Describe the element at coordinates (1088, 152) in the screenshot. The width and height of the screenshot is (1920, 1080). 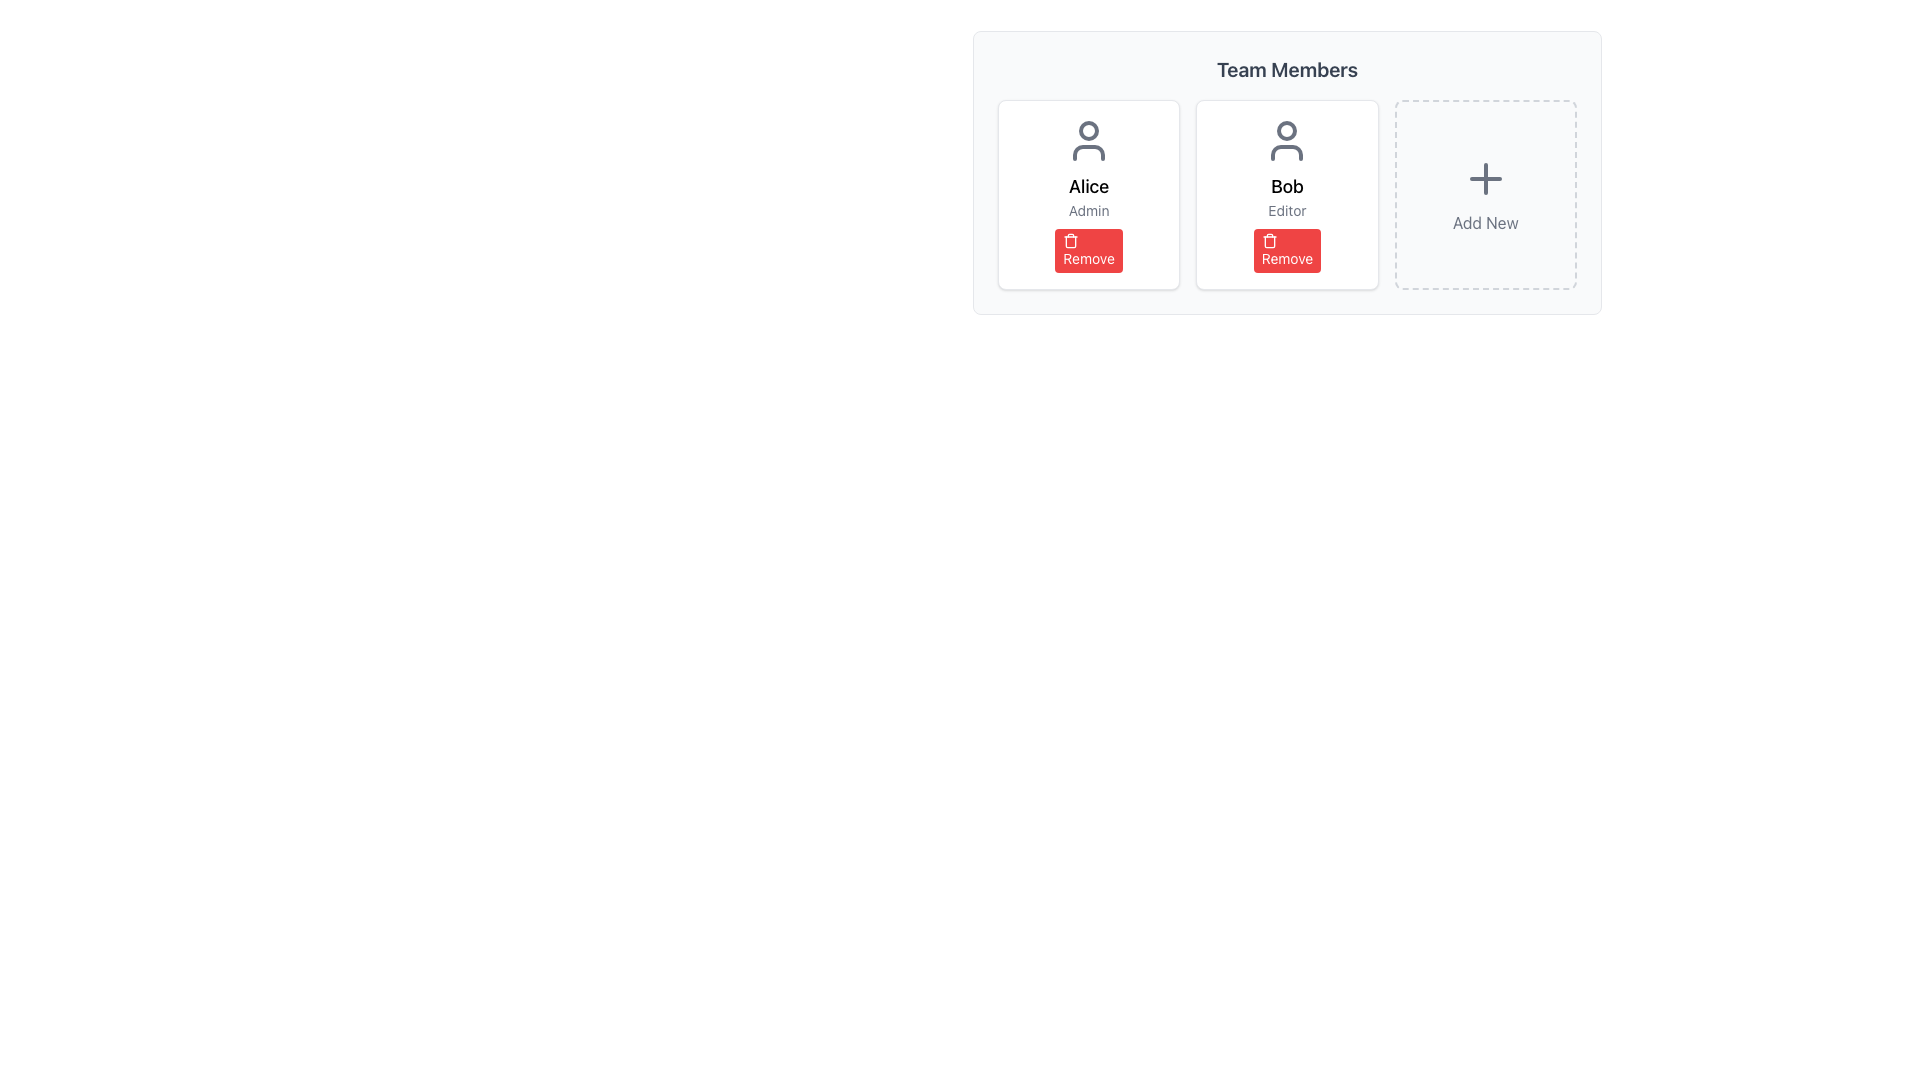
I see `the graphical icon representing a rectangular bar within the circular profile icon for 'Alice' in the 'Team Members' section` at that location.